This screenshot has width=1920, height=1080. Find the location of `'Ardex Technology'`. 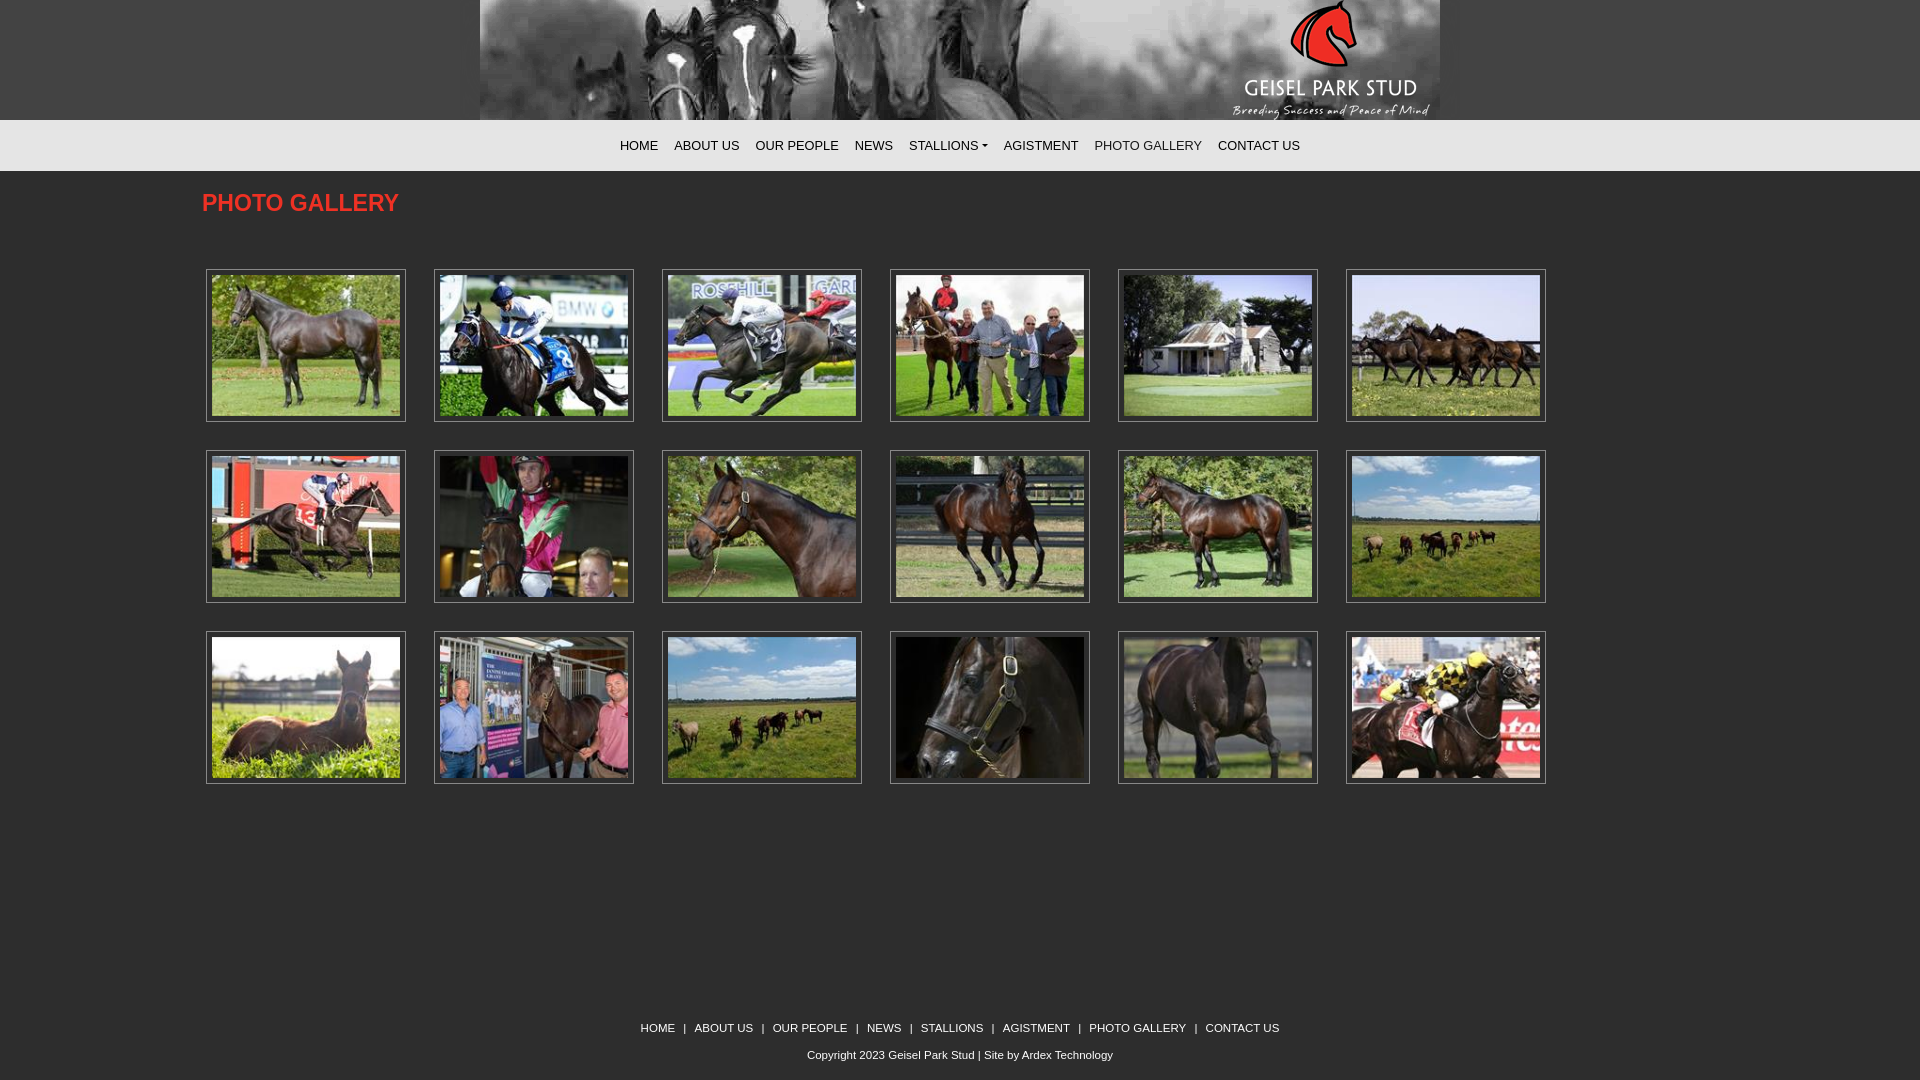

'Ardex Technology' is located at coordinates (1022, 1054).